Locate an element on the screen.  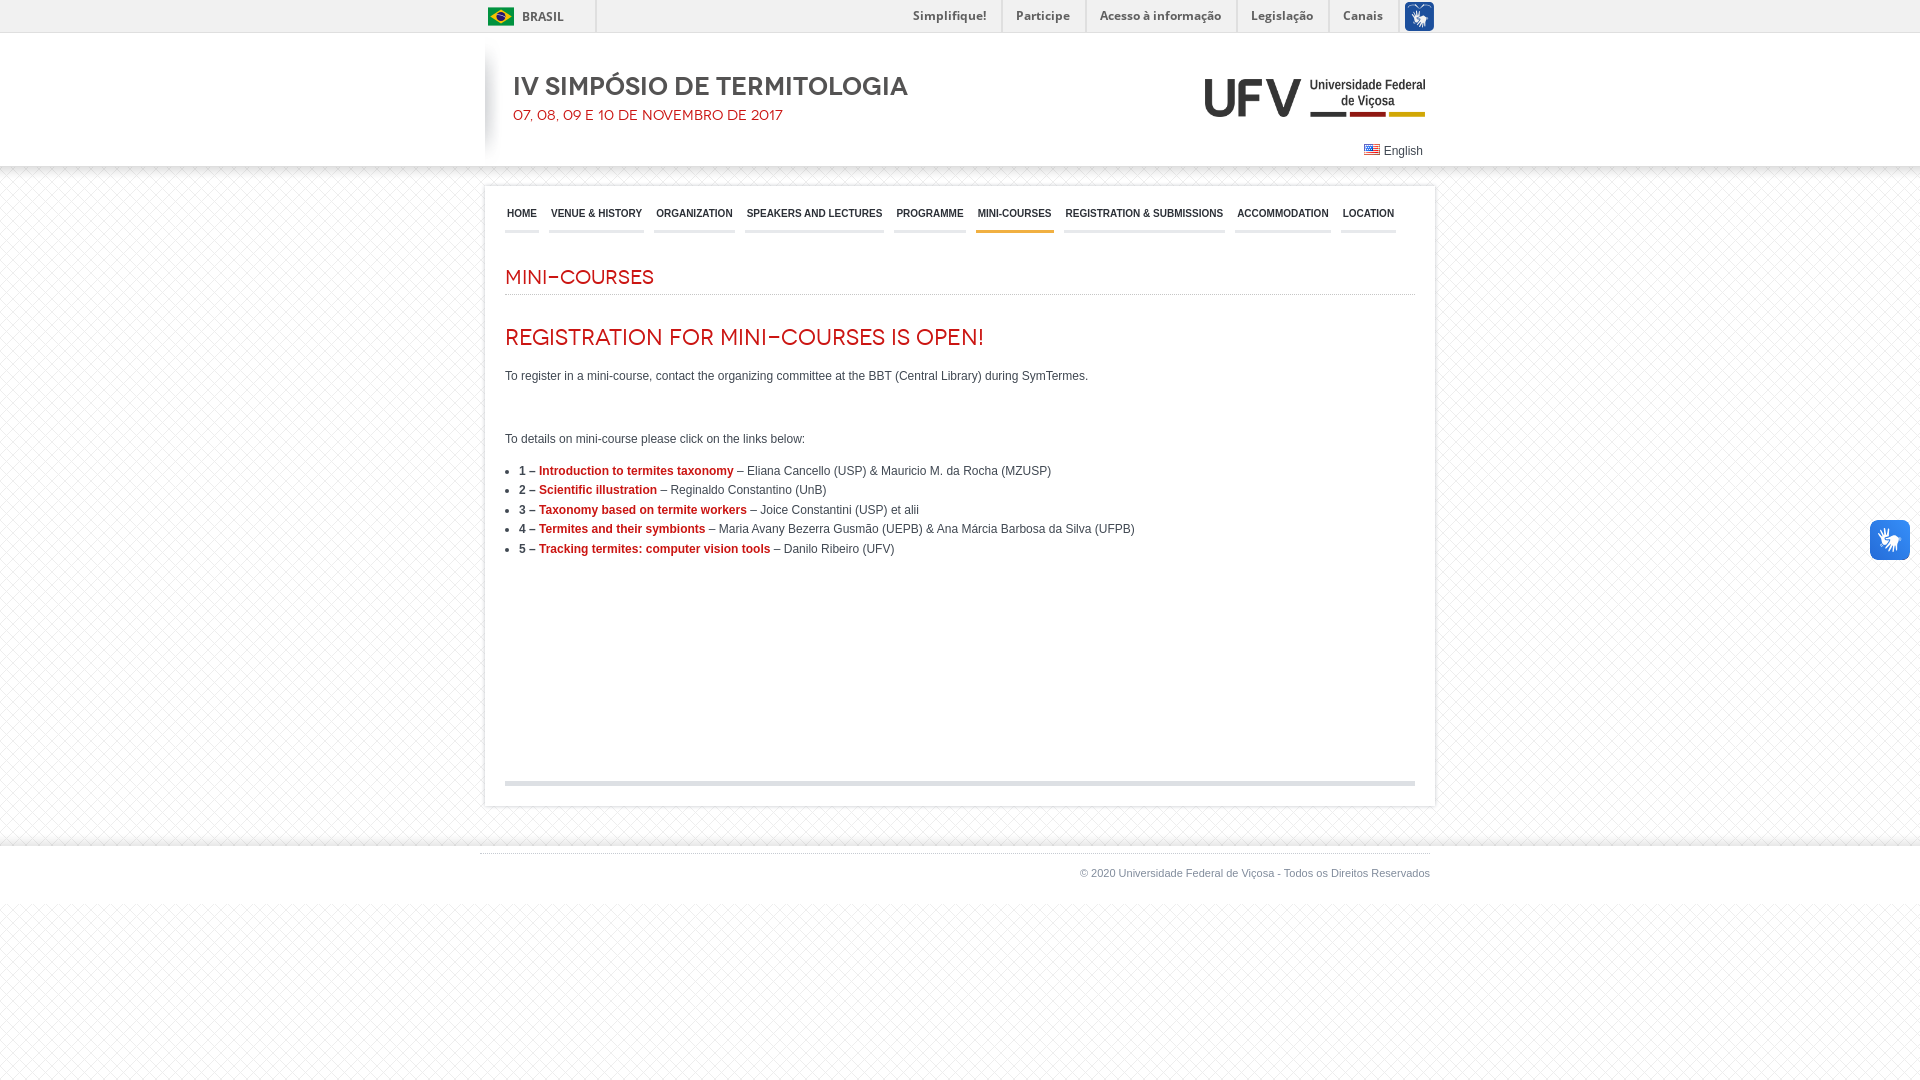
'SPEAKERS AND LECTURES' is located at coordinates (815, 219).